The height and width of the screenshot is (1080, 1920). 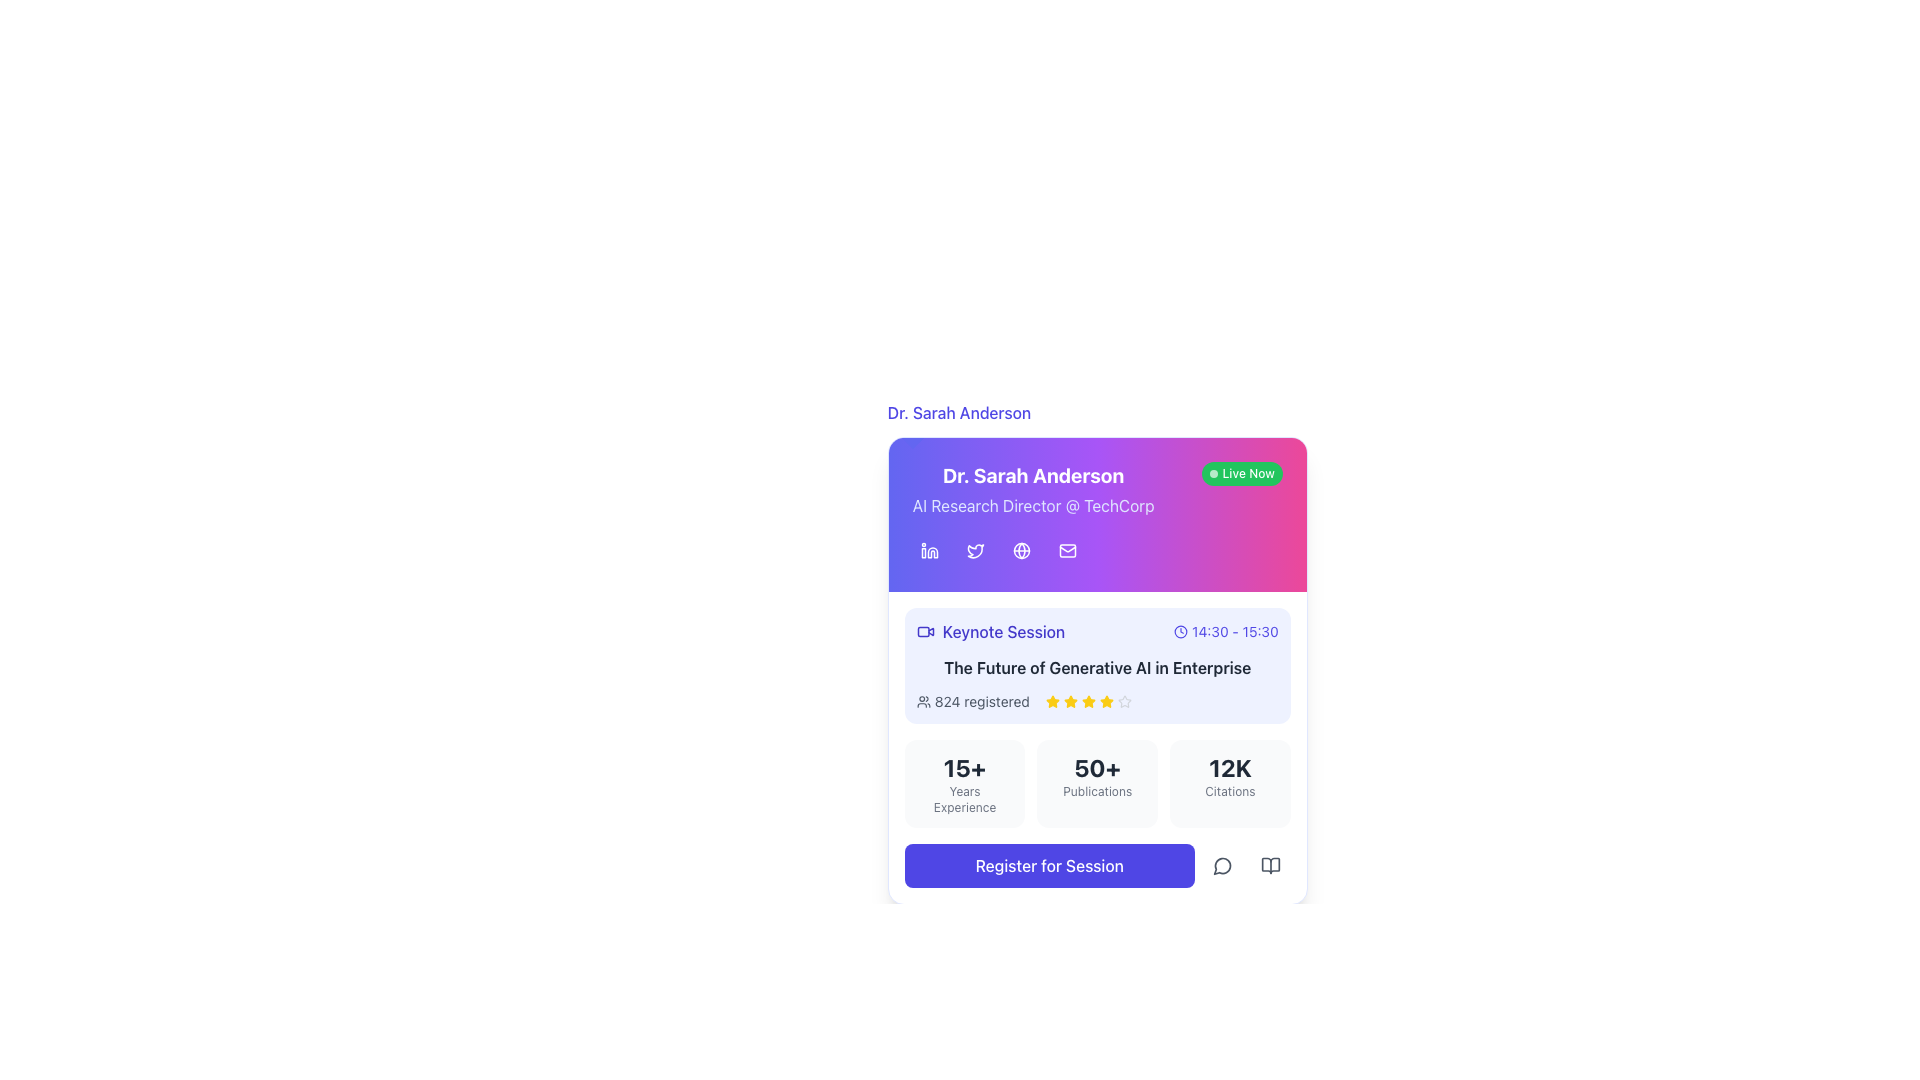 What do you see at coordinates (1051, 700) in the screenshot?
I see `the second star in the rating indicator located below the session description section` at bounding box center [1051, 700].